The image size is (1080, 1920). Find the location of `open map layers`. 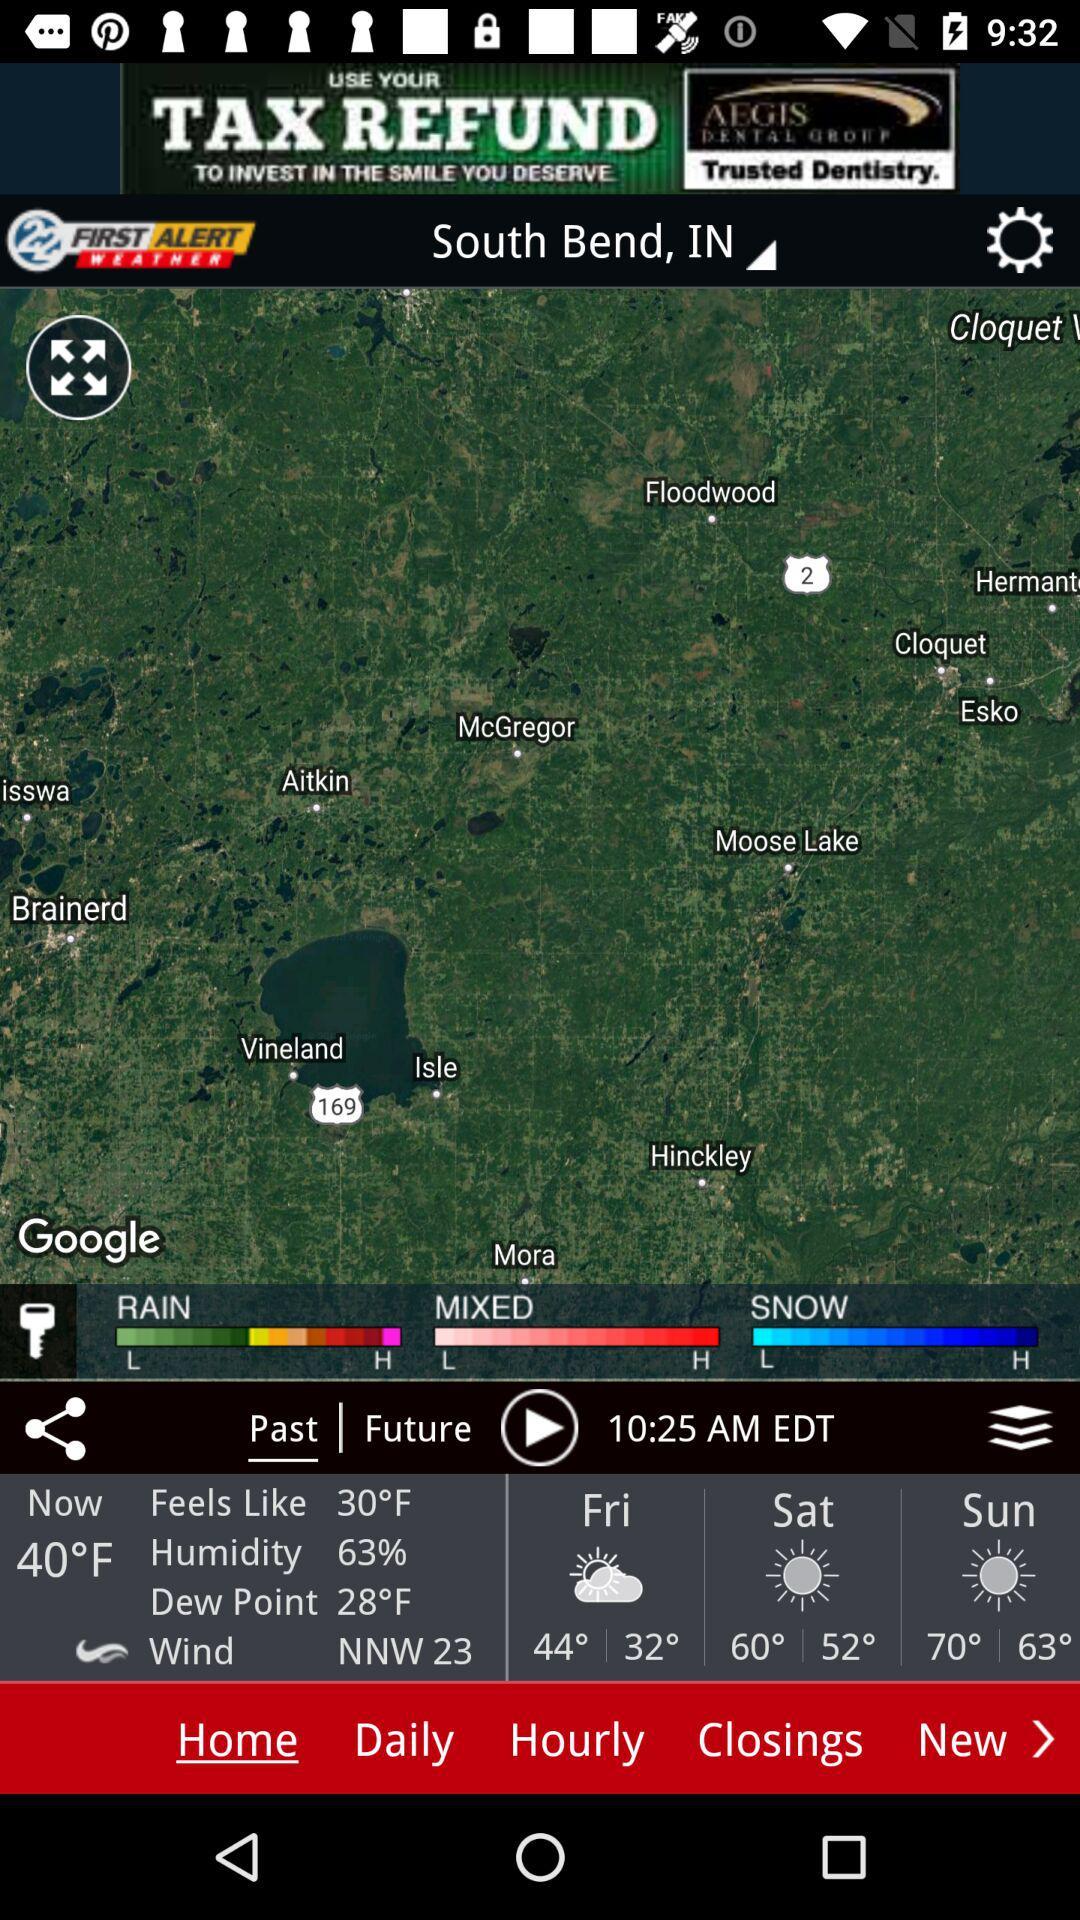

open map layers is located at coordinates (1020, 1426).